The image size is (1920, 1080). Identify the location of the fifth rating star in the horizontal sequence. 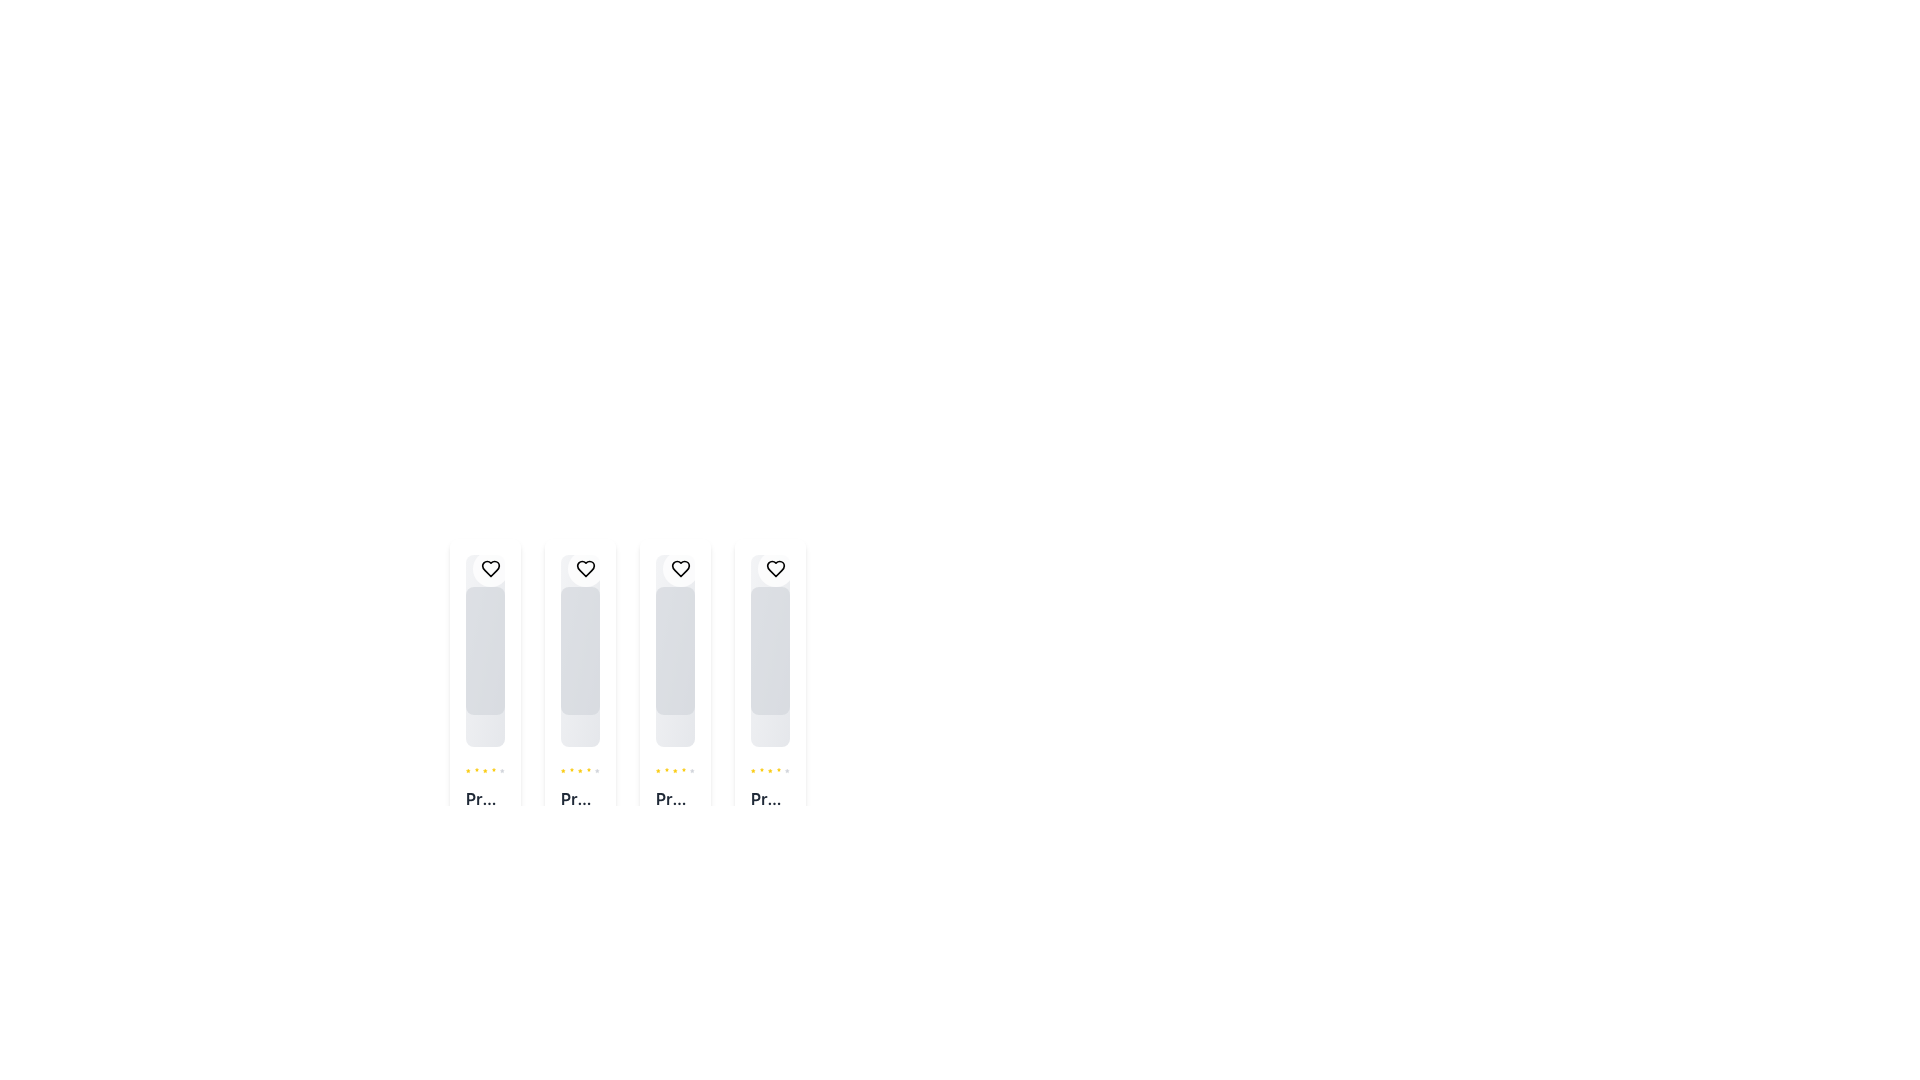
(786, 770).